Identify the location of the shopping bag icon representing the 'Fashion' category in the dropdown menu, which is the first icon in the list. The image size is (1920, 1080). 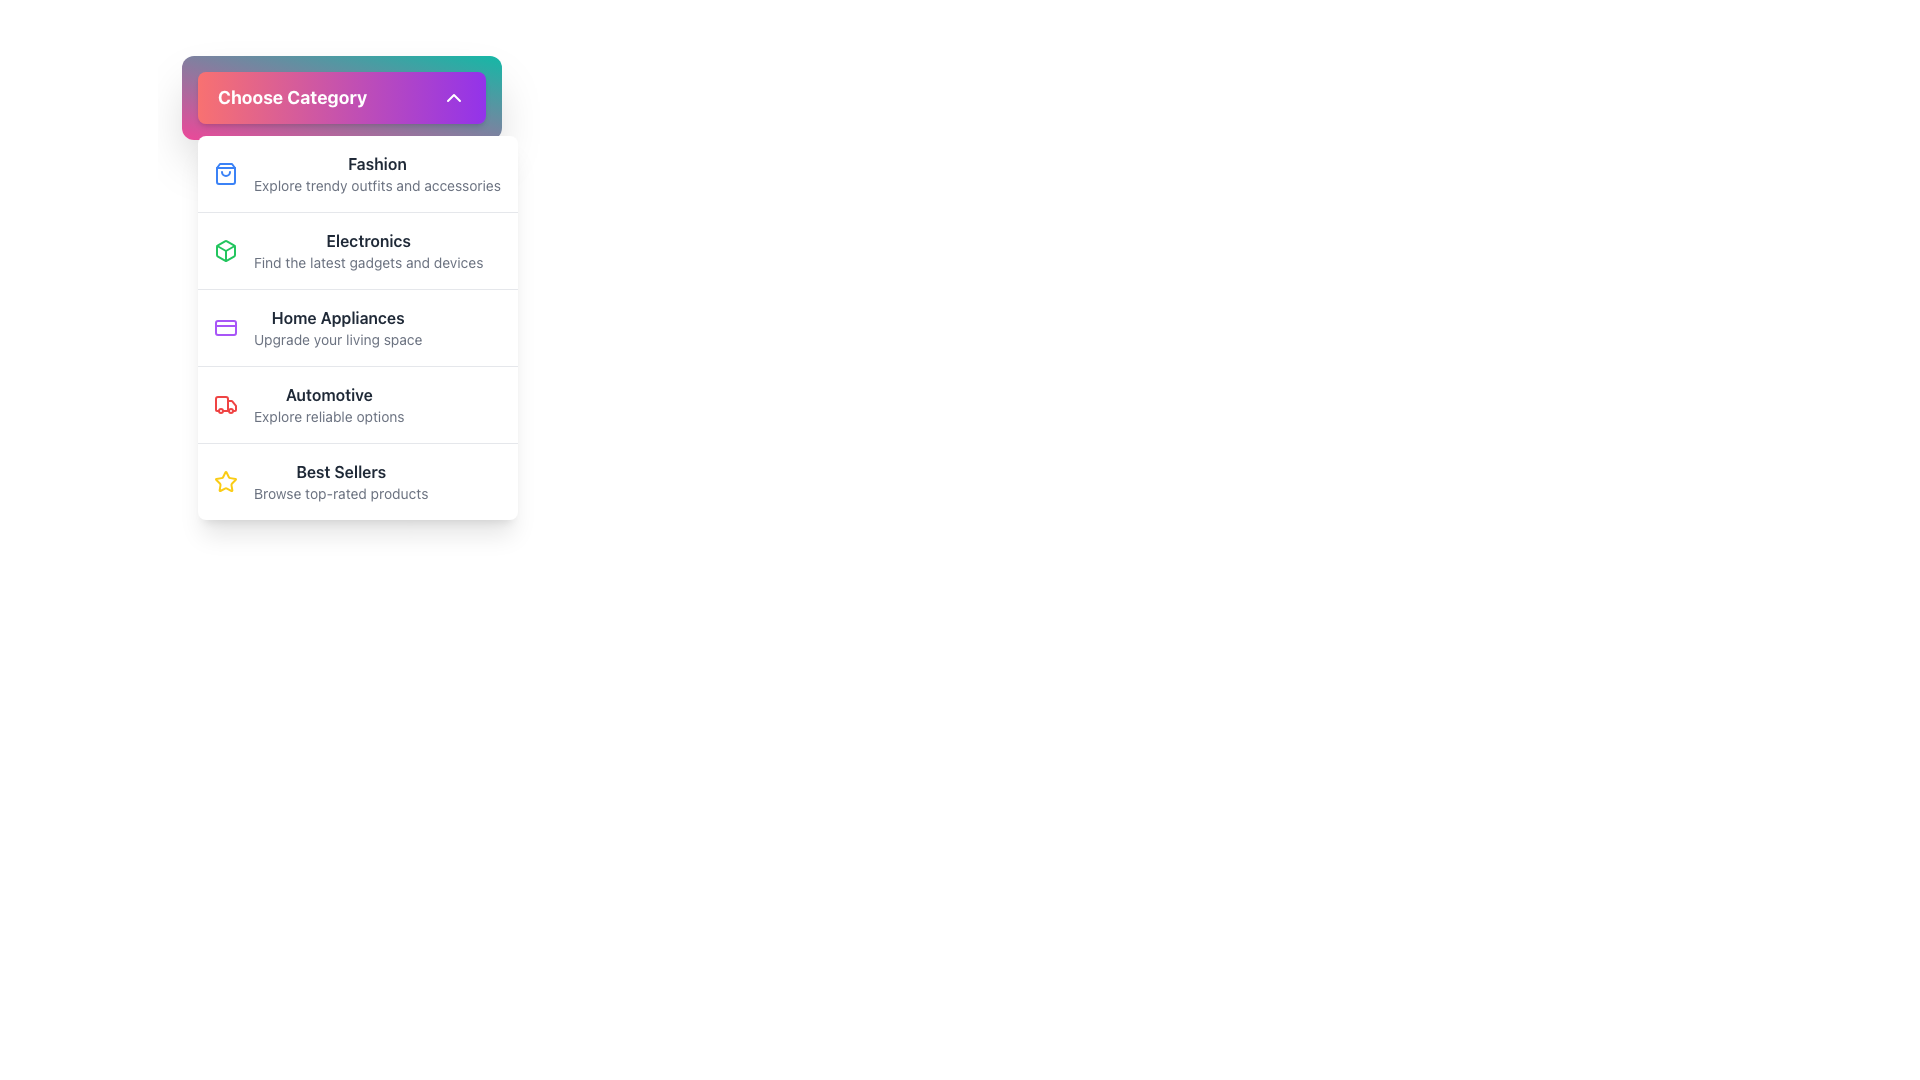
(225, 172).